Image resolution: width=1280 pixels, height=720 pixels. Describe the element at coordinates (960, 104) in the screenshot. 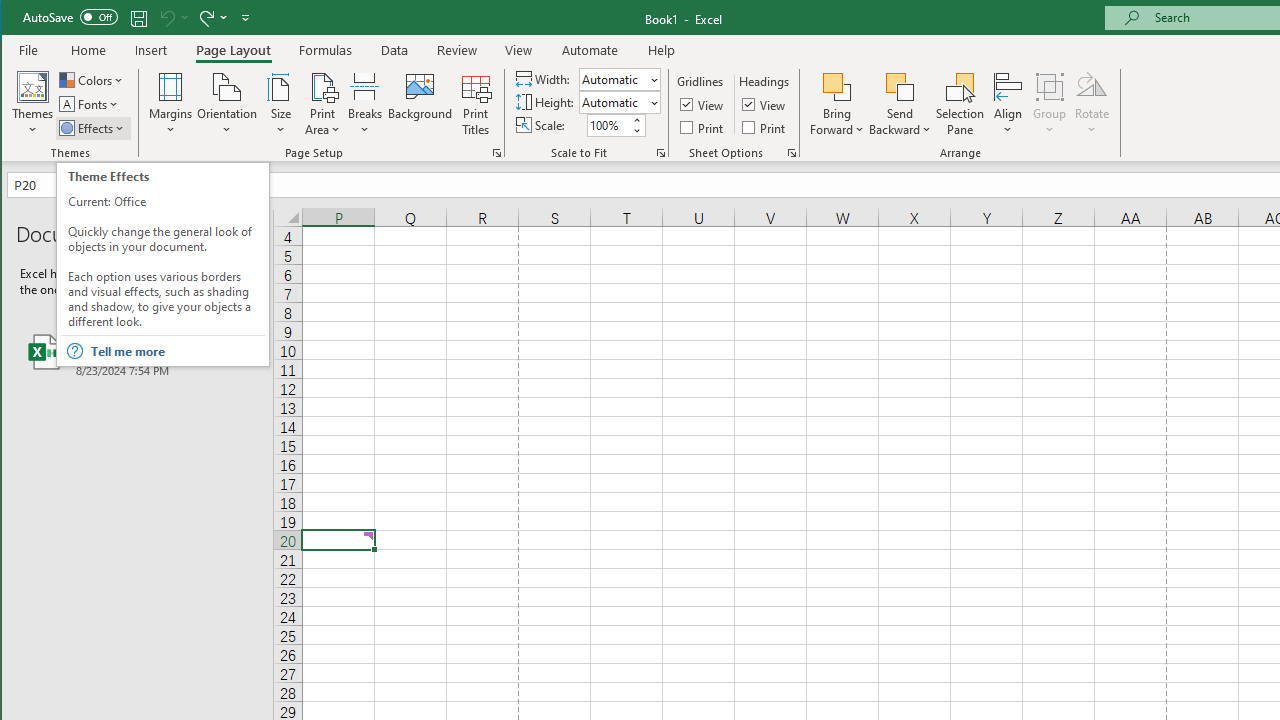

I see `'Selection Pane...'` at that location.